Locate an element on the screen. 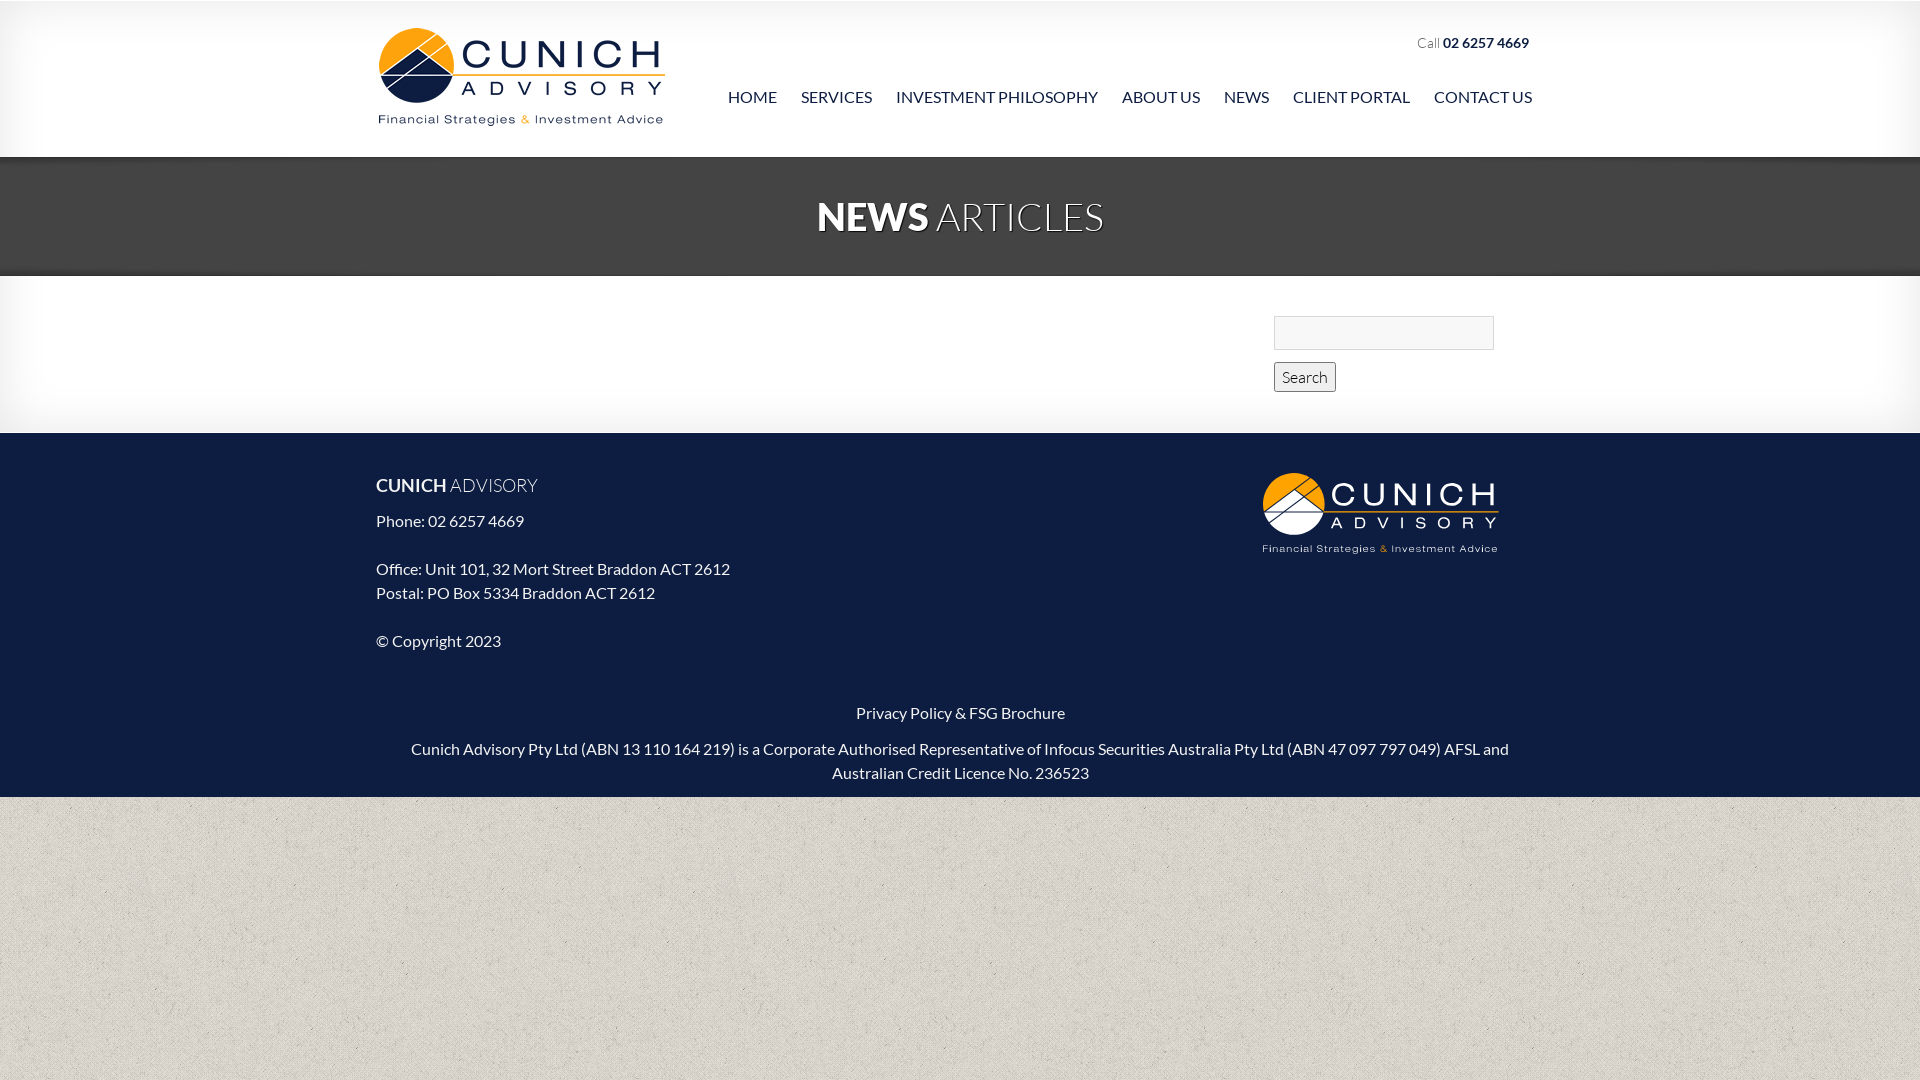  'CONTACT US' is located at coordinates (1483, 82).